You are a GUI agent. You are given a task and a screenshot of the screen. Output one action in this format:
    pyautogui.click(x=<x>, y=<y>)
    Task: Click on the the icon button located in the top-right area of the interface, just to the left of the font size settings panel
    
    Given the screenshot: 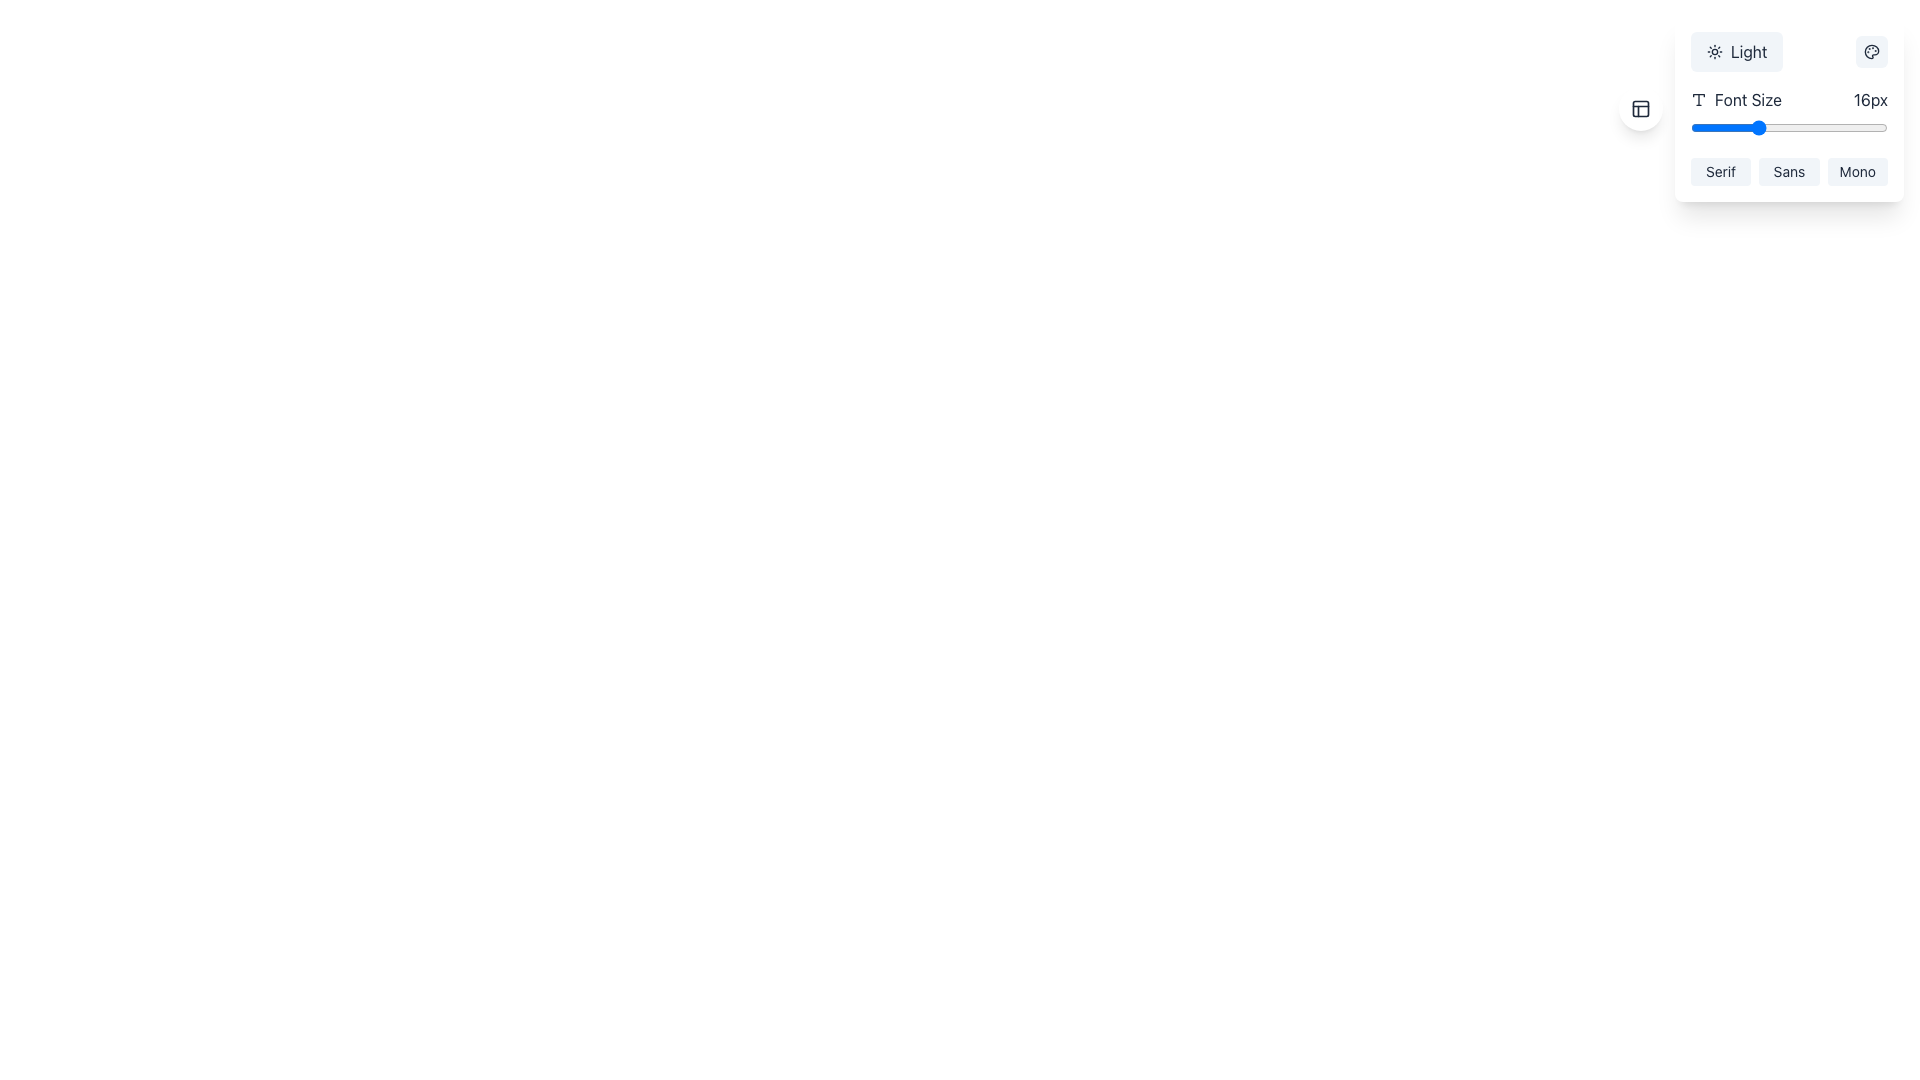 What is the action you would take?
    pyautogui.click(x=1640, y=108)
    